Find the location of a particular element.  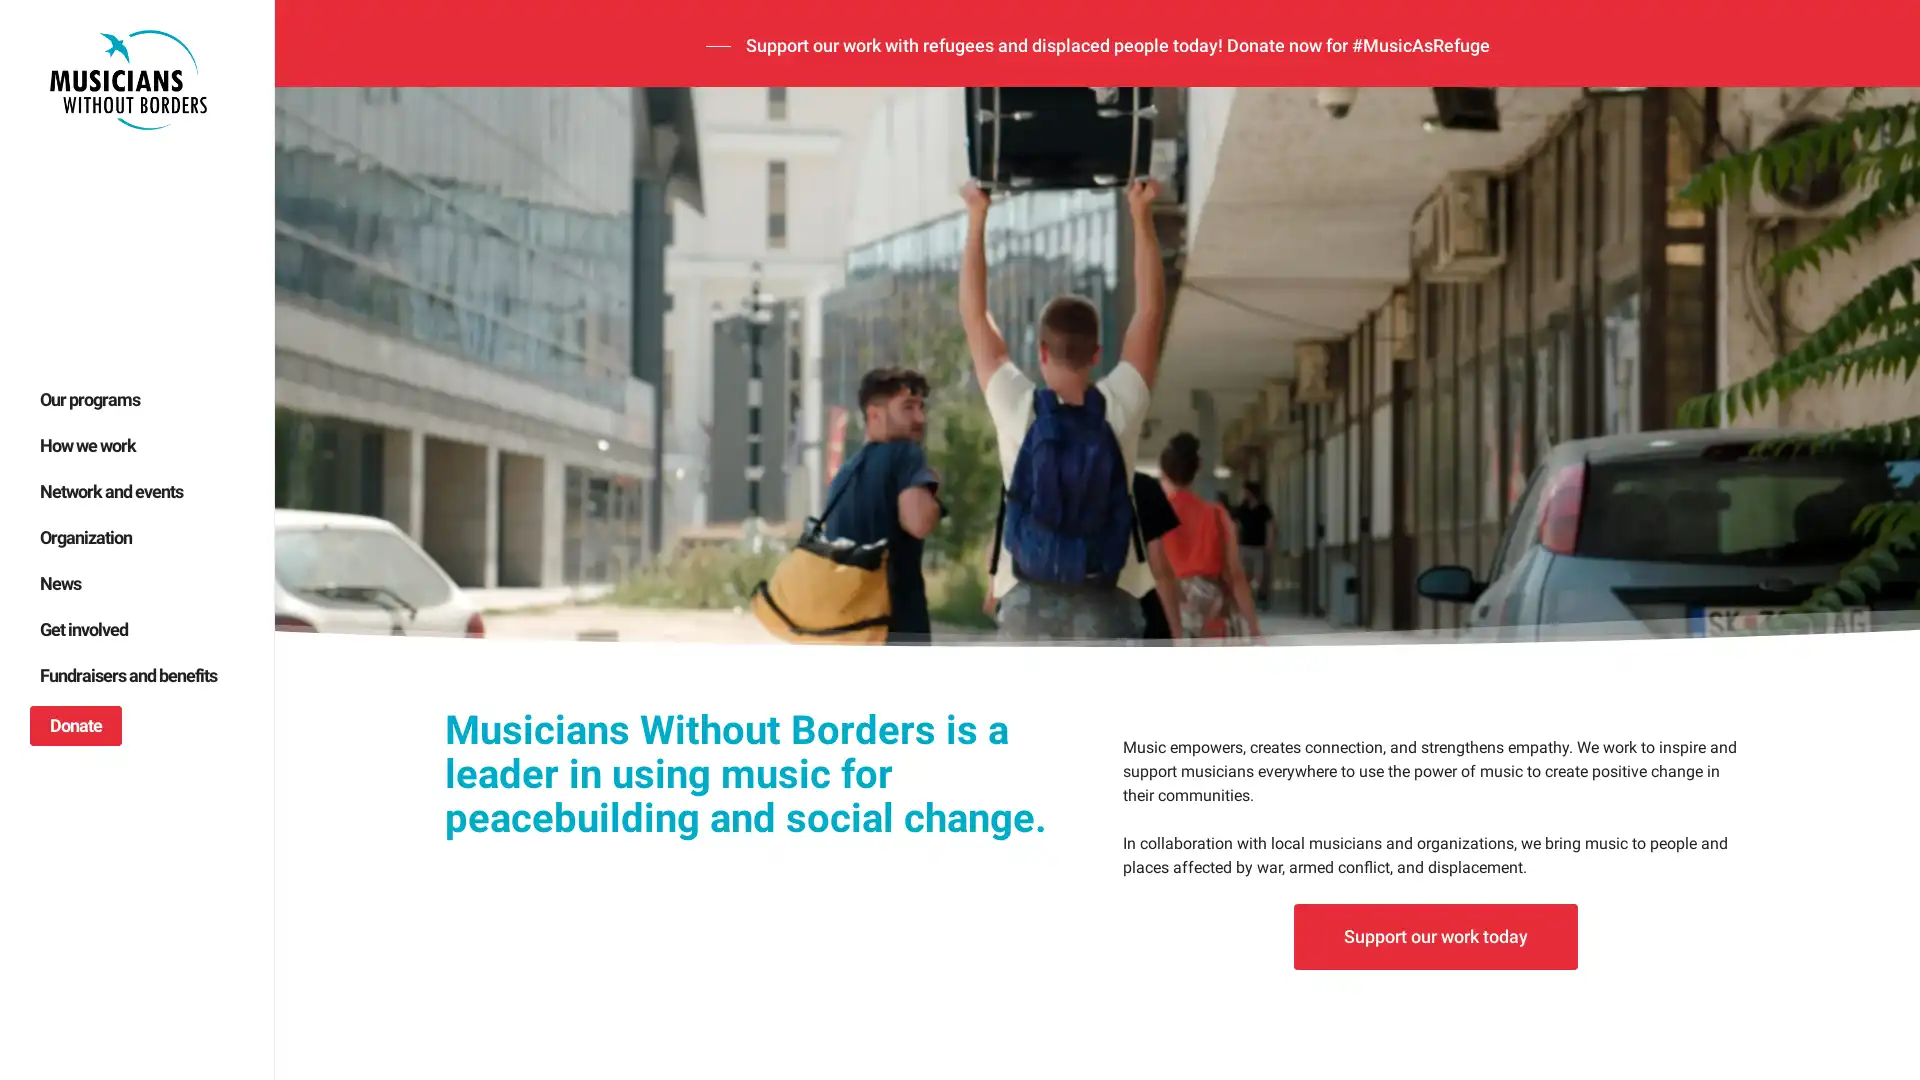

enter full screen is located at coordinates (1808, 792).